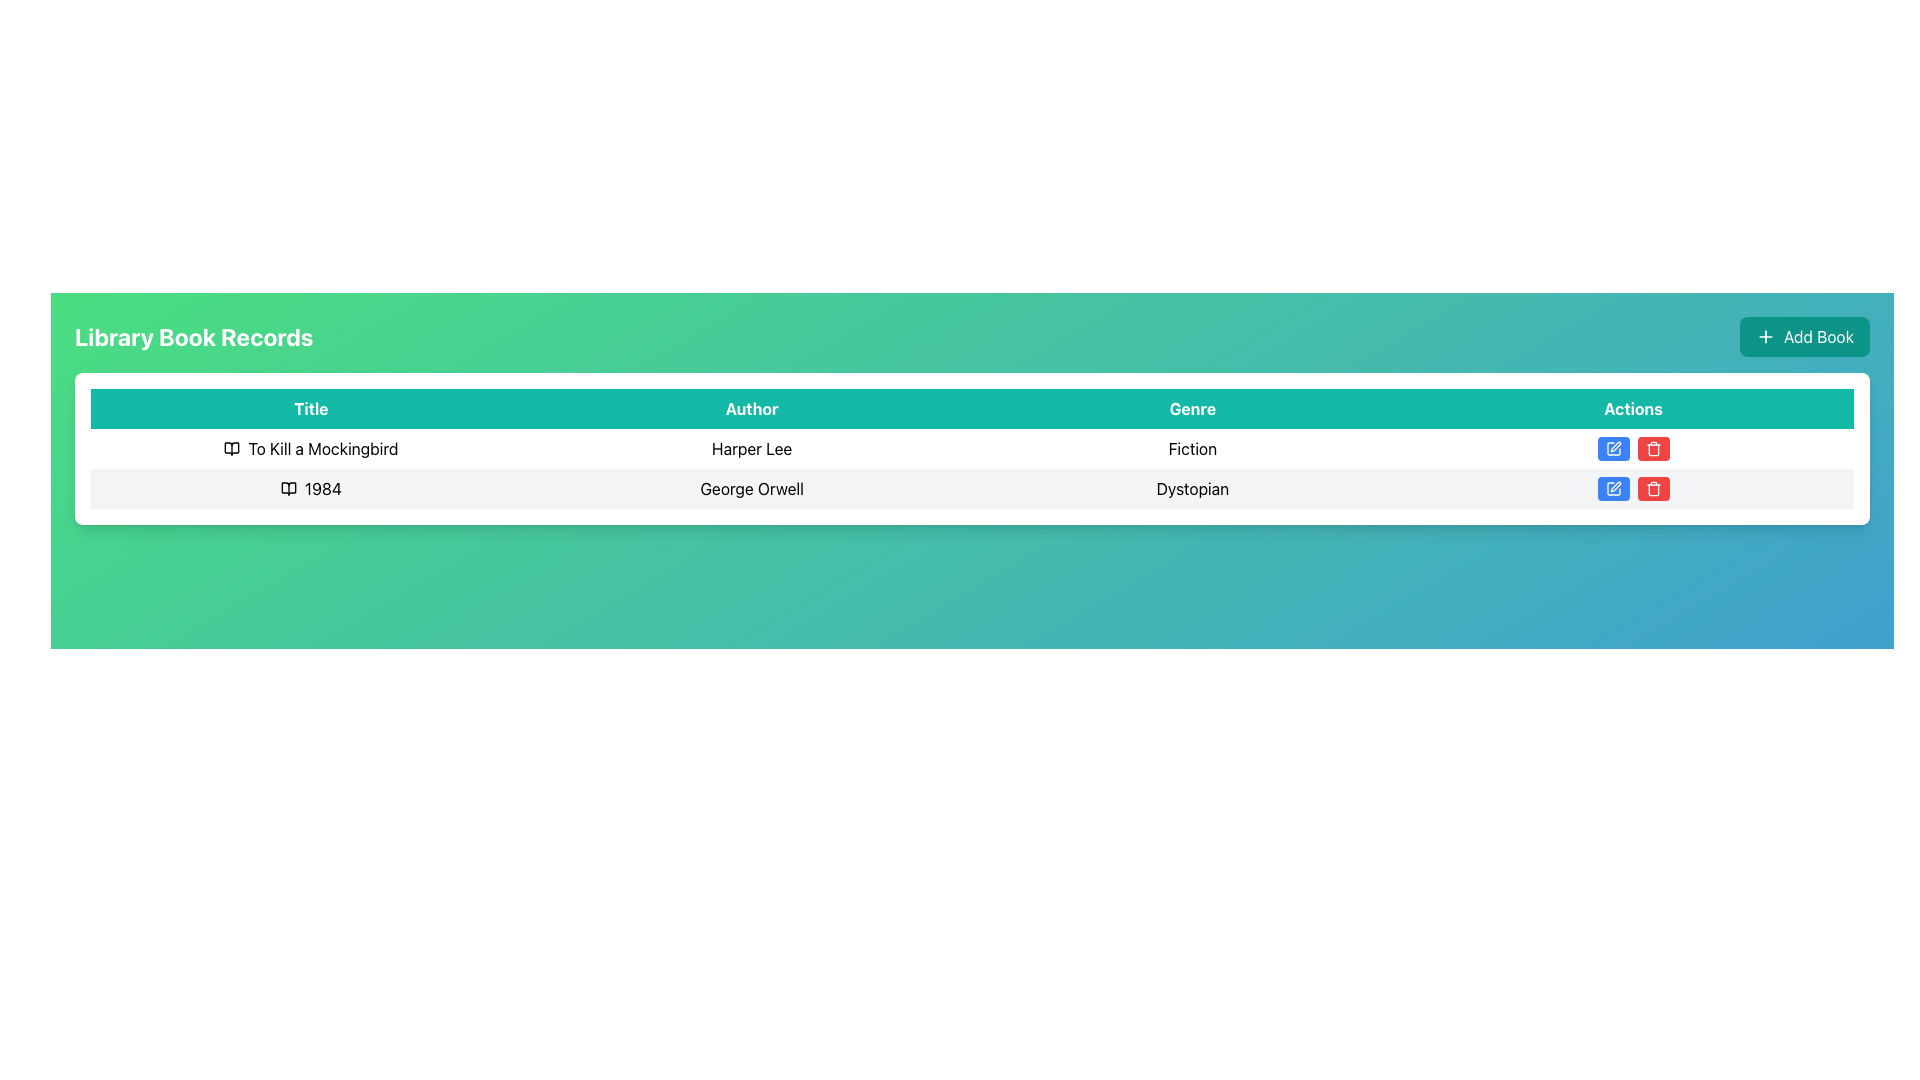 The width and height of the screenshot is (1920, 1080). Describe the element at coordinates (310, 489) in the screenshot. I see `text '1984' which is styled in black and is adjacent to a book icon in the second row of the table under the 'Title' column` at that location.